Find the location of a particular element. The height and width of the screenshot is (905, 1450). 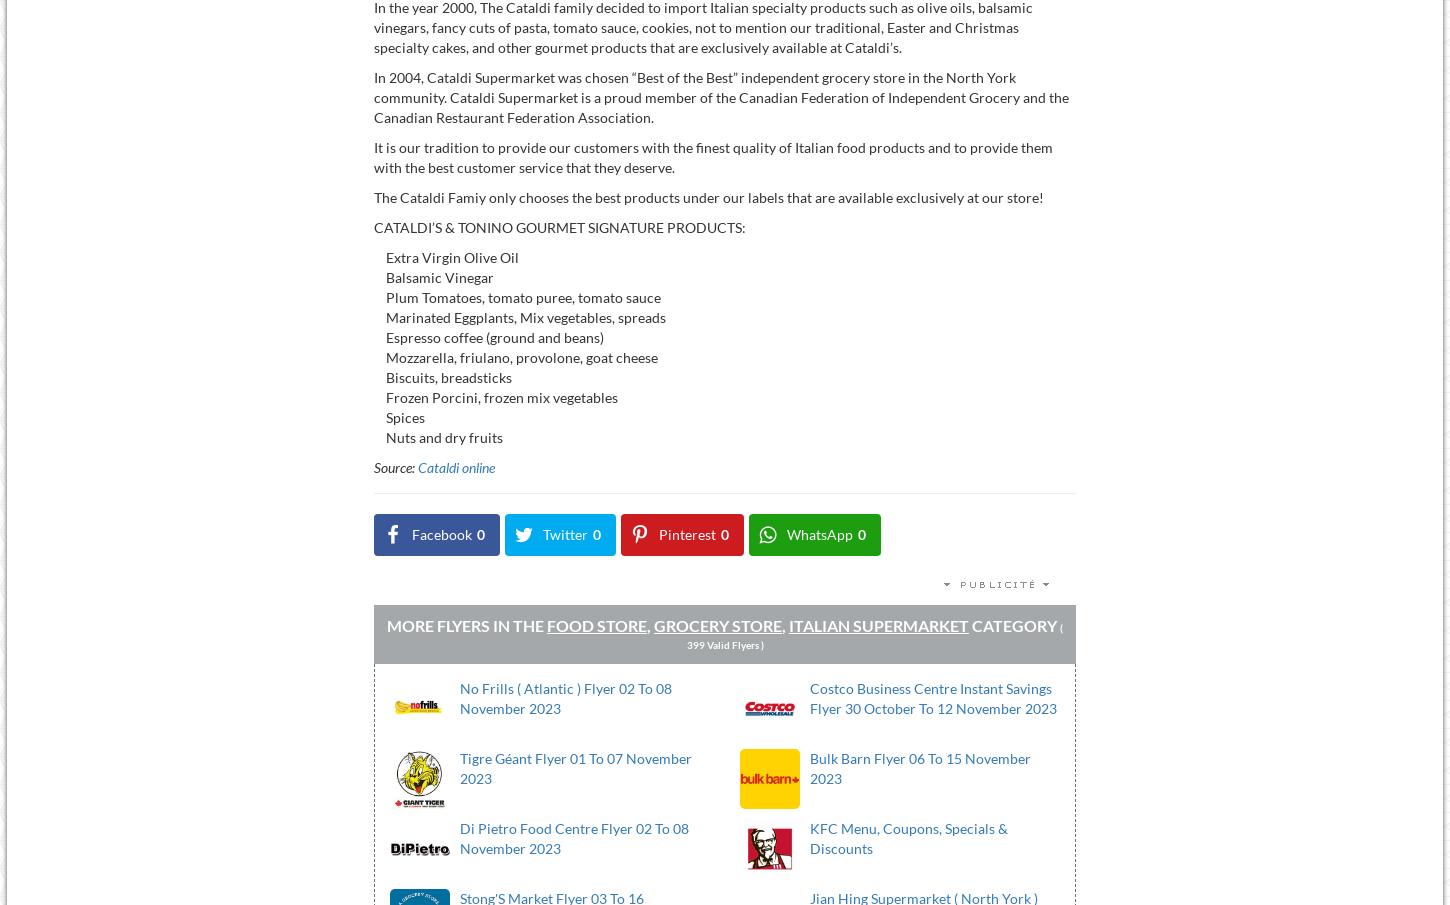

'In 2004, Cataldi Supermarket was chosen “Best of the Best” independent grocery store in the North York community. Cataldi Supermarket is a proud member of the Canadian Federation of Independent Grocery and the Canadian Restaurant Federation Association.' is located at coordinates (719, 96).